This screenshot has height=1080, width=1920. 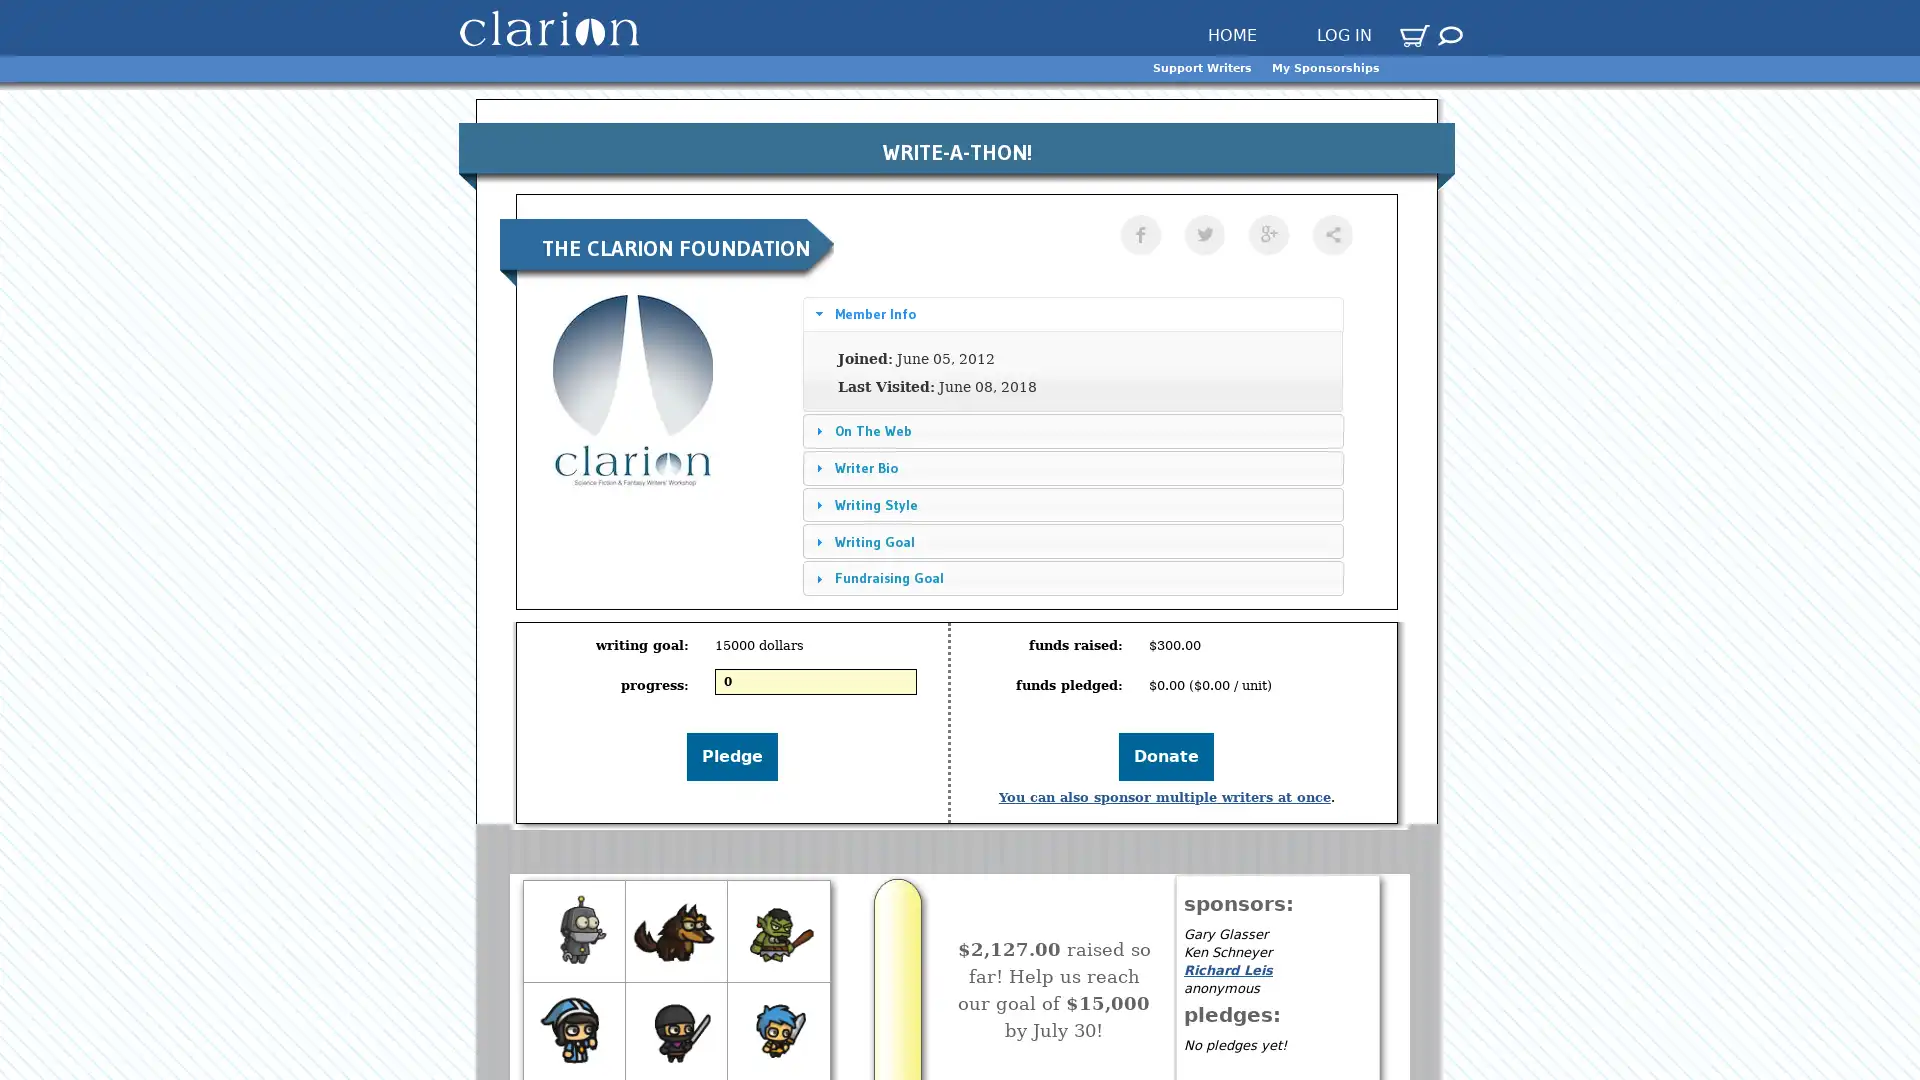 What do you see at coordinates (1166, 756) in the screenshot?
I see `Donate` at bounding box center [1166, 756].